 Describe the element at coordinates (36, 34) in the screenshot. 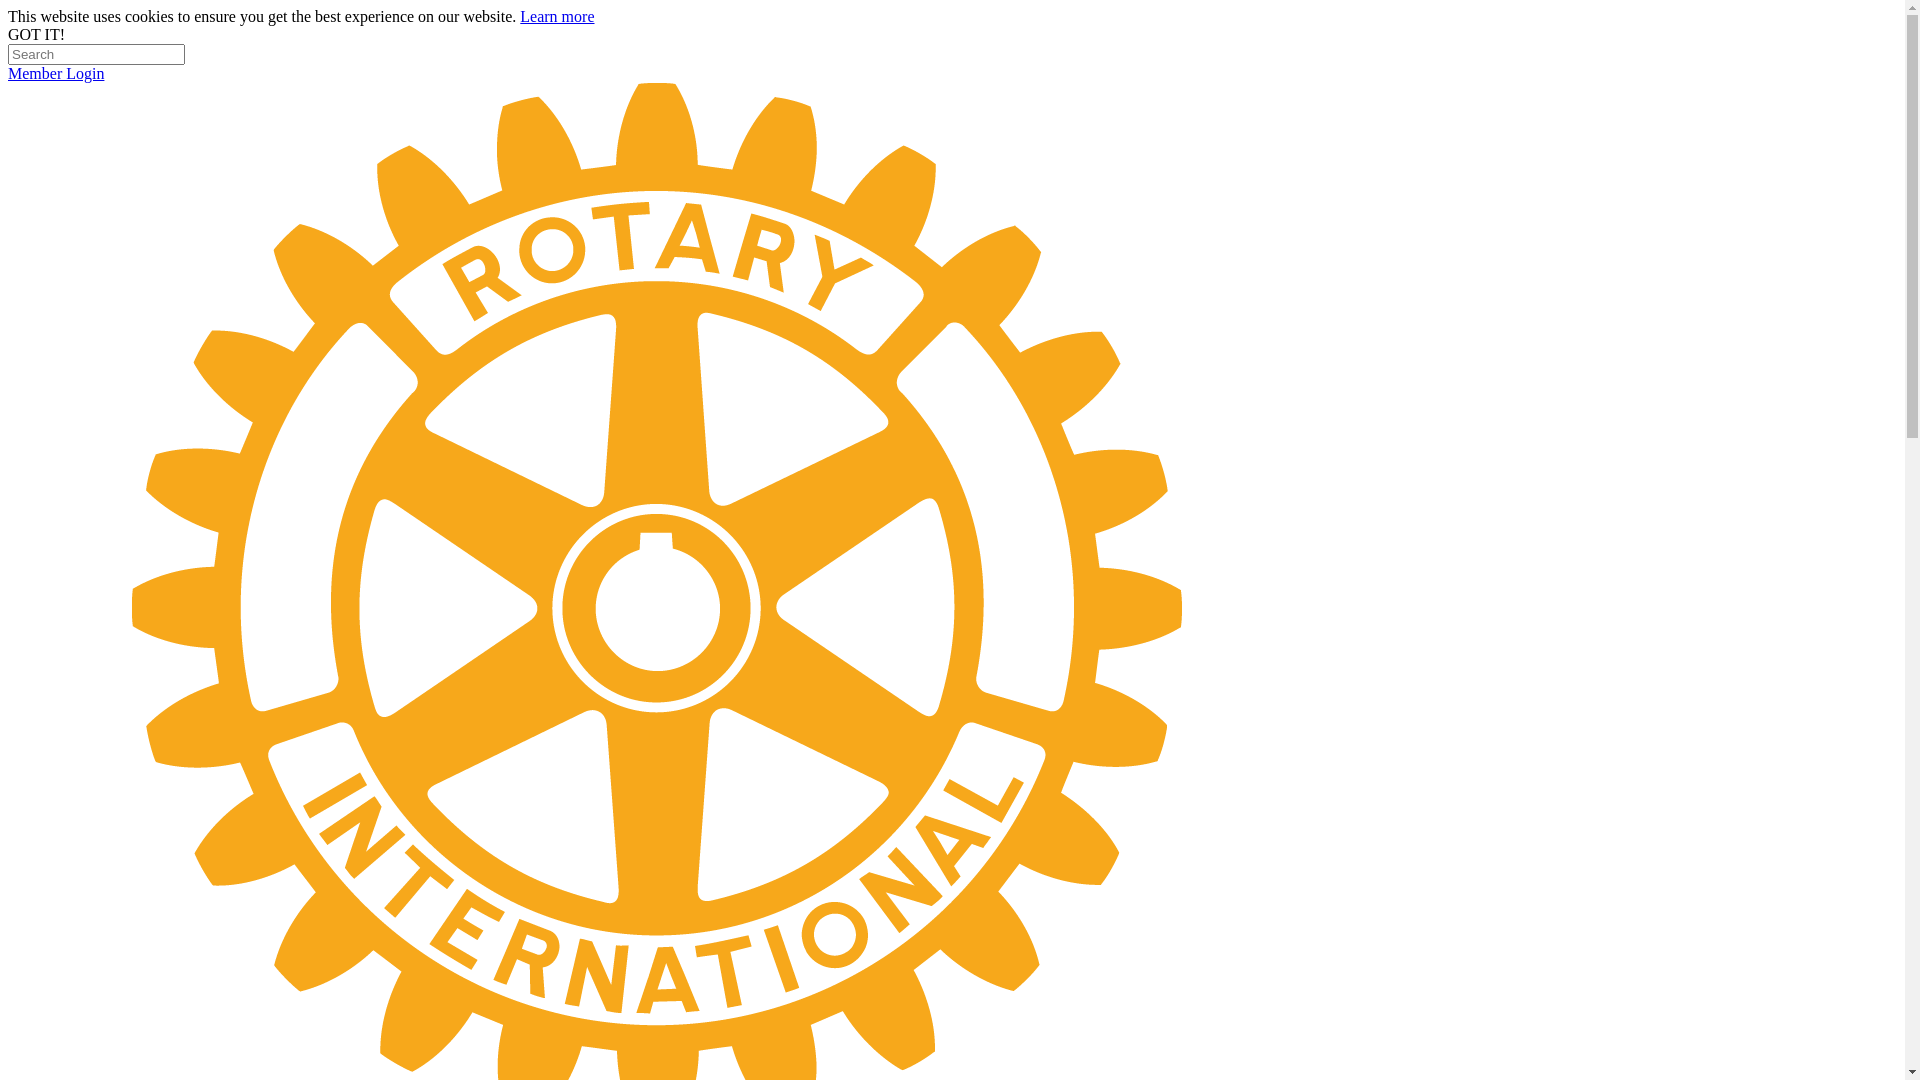

I see `'GOT IT!'` at that location.